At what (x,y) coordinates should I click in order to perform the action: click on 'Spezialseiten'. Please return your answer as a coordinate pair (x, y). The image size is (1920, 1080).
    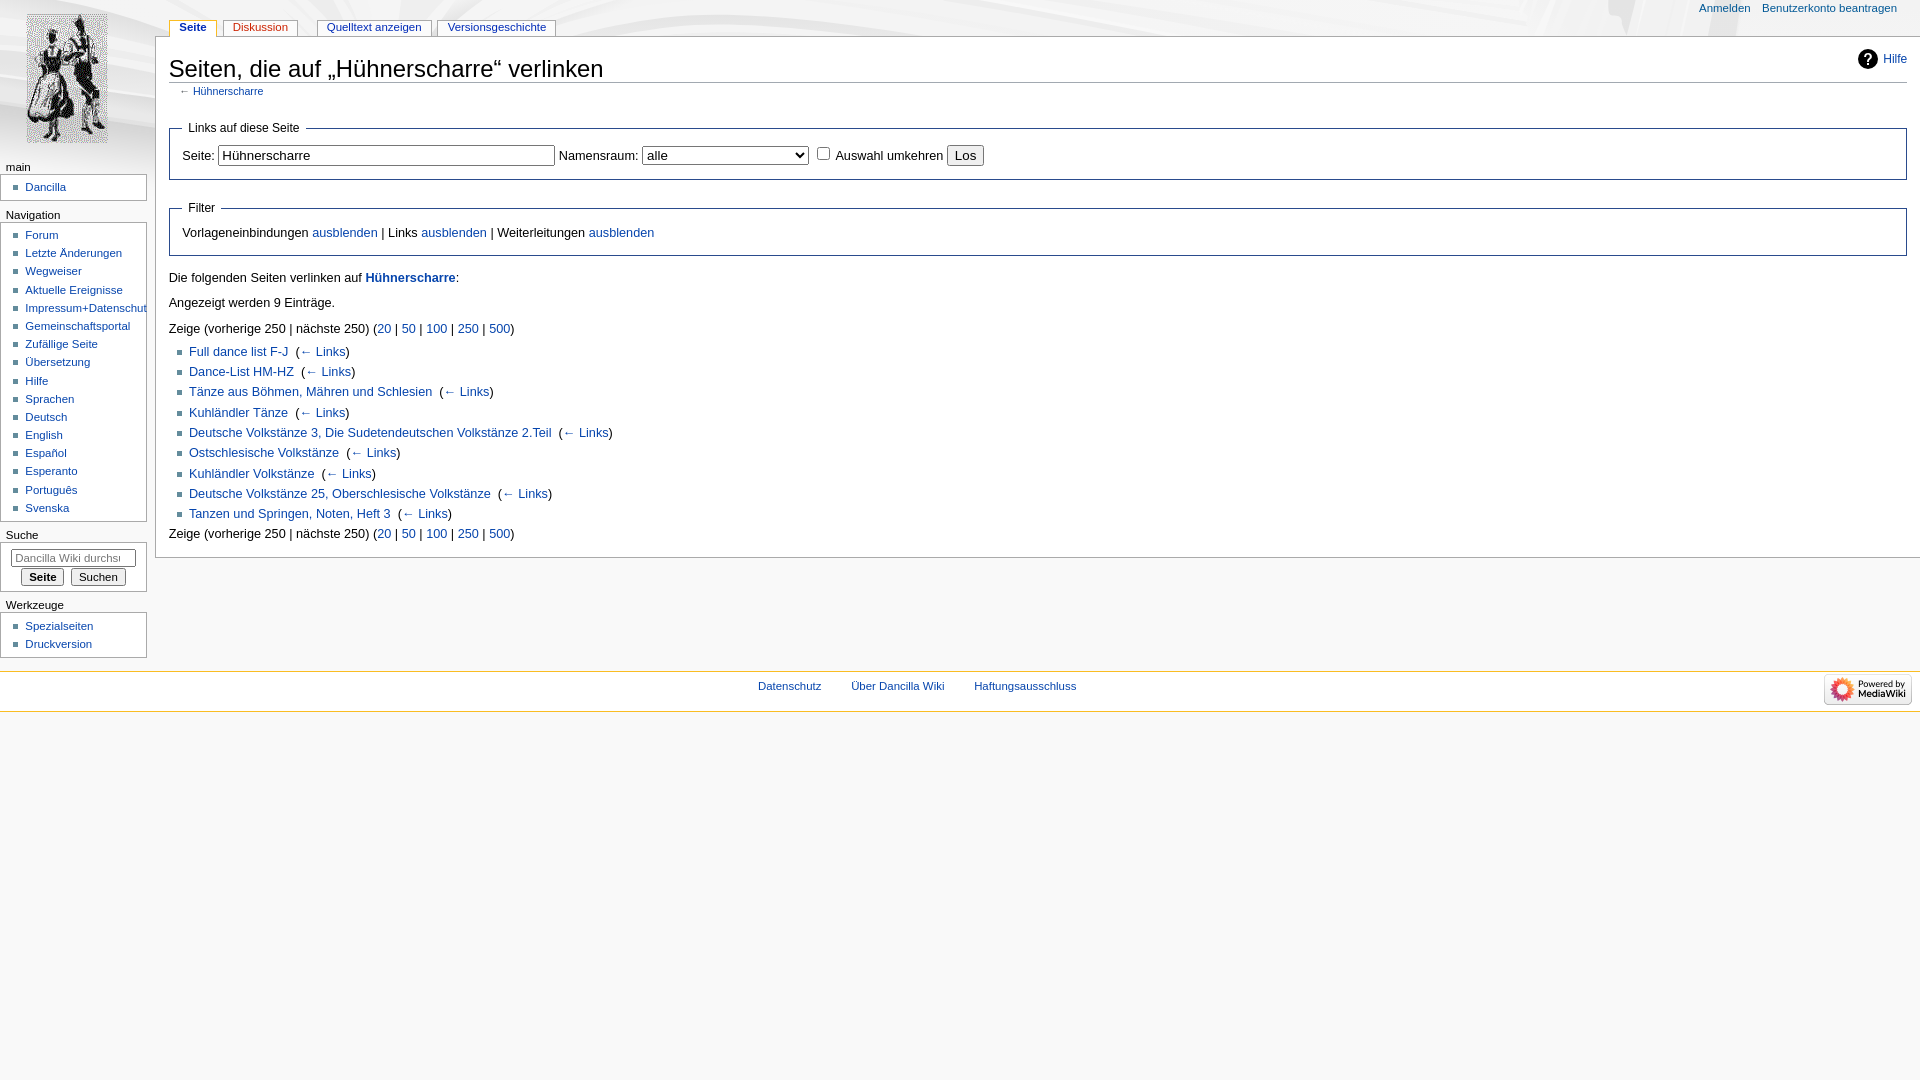
    Looking at the image, I should click on (58, 624).